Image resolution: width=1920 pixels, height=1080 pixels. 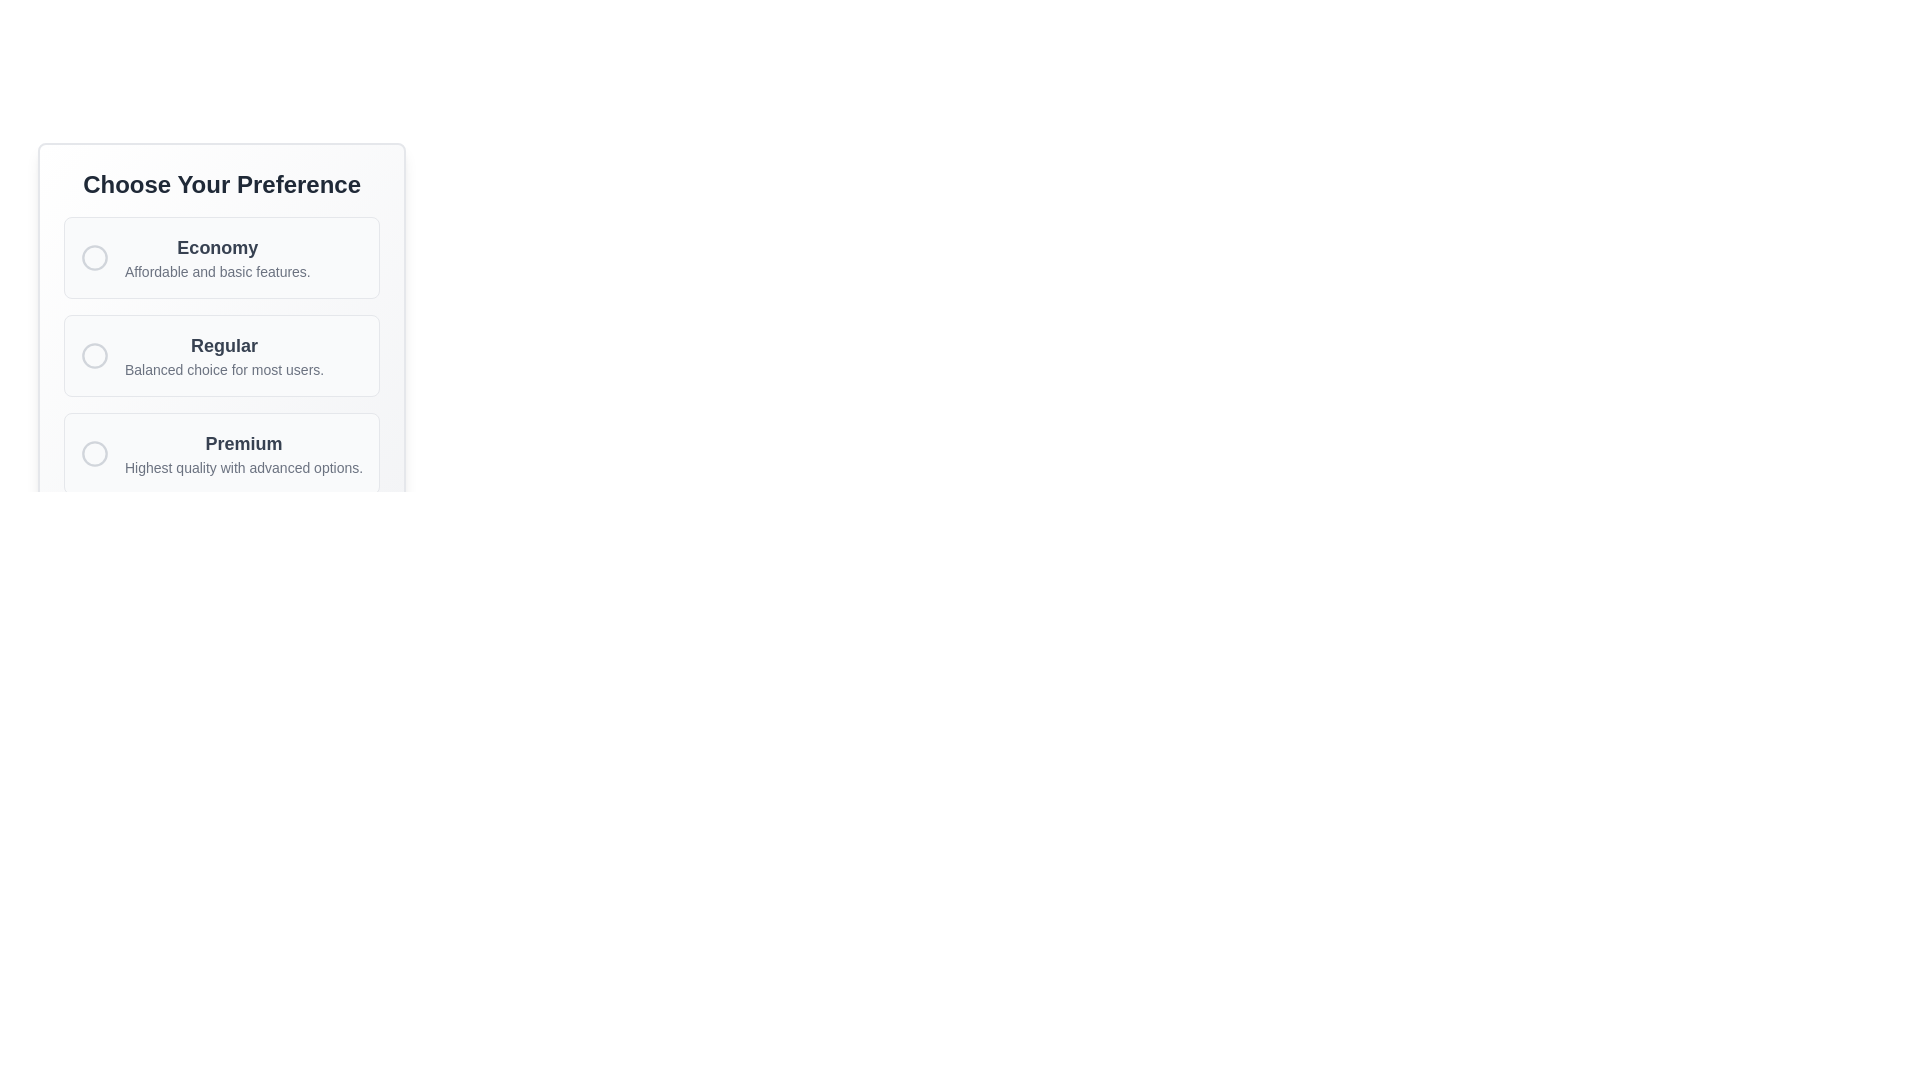 What do you see at coordinates (224, 370) in the screenshot?
I see `the descriptive subtitle text label for the 'Regular' option, located under the 'Choose Your Preference' section` at bounding box center [224, 370].